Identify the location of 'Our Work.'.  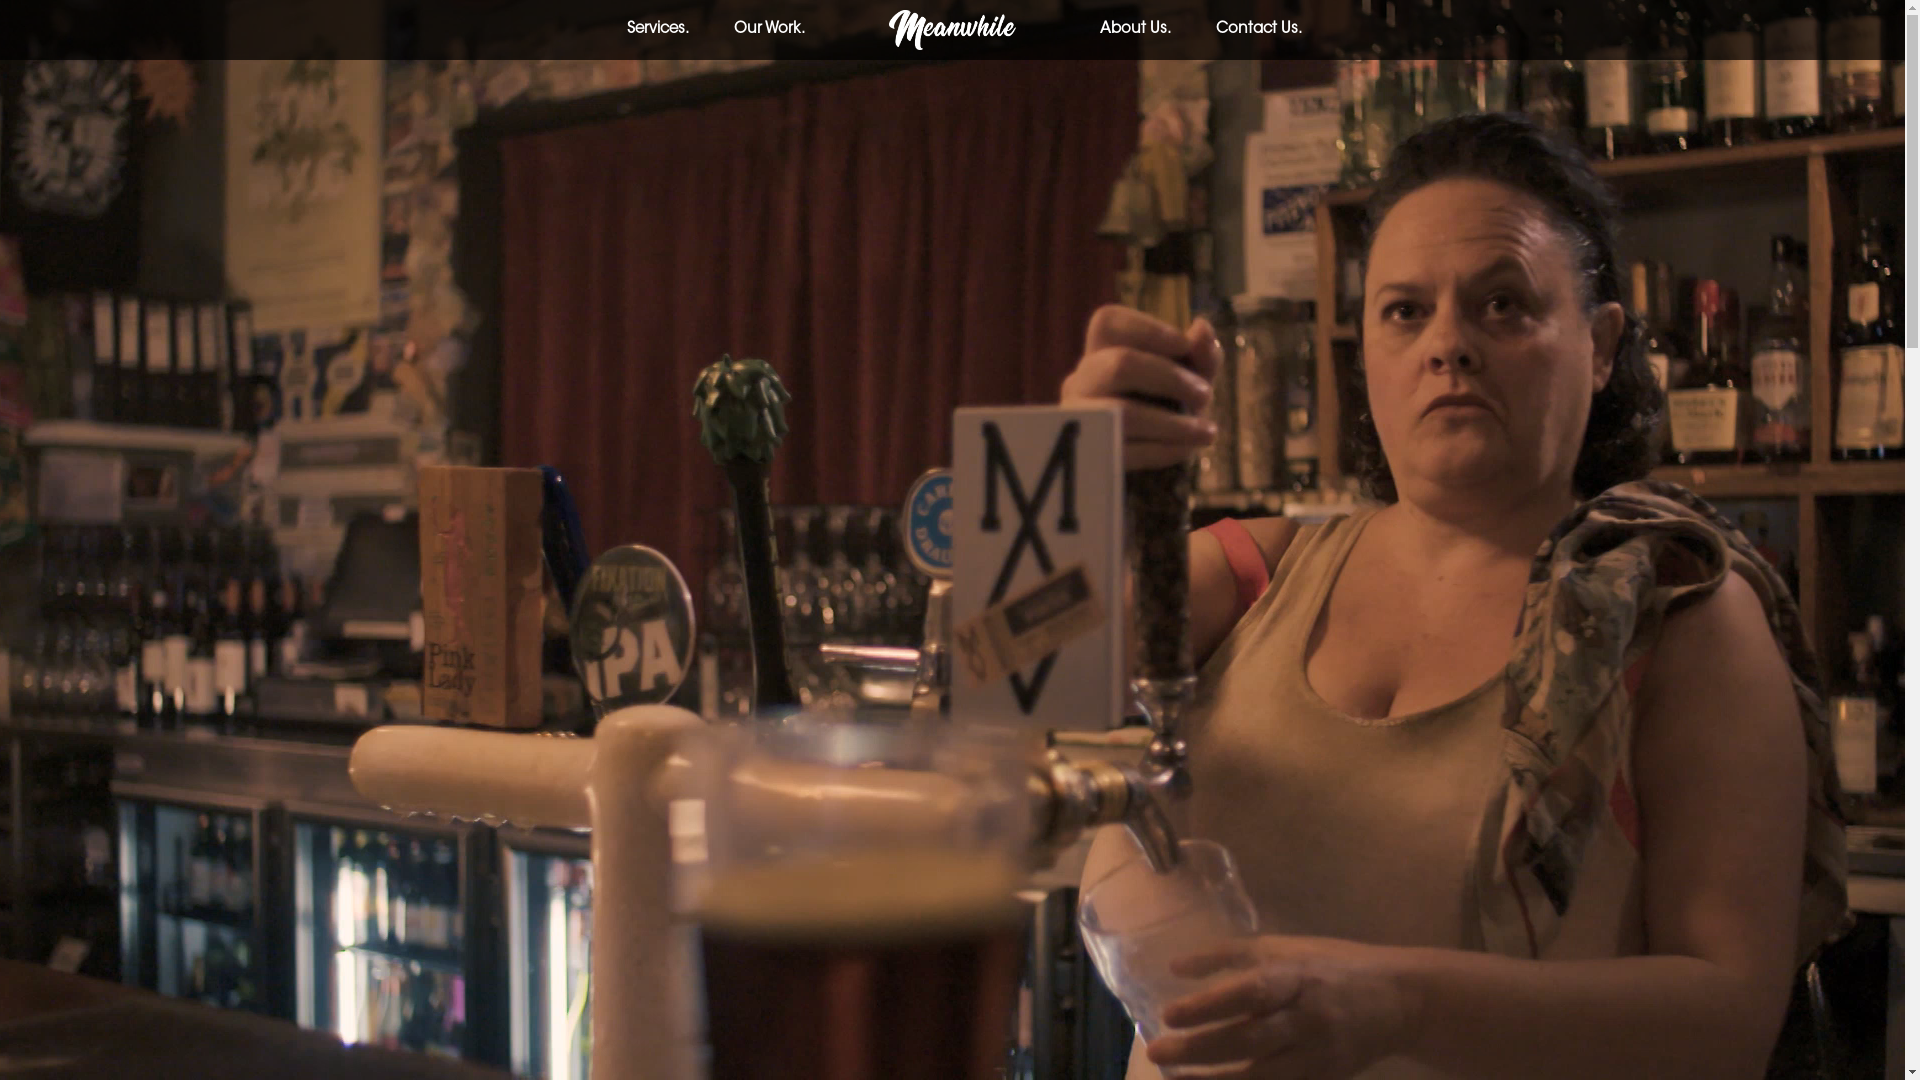
(768, 29).